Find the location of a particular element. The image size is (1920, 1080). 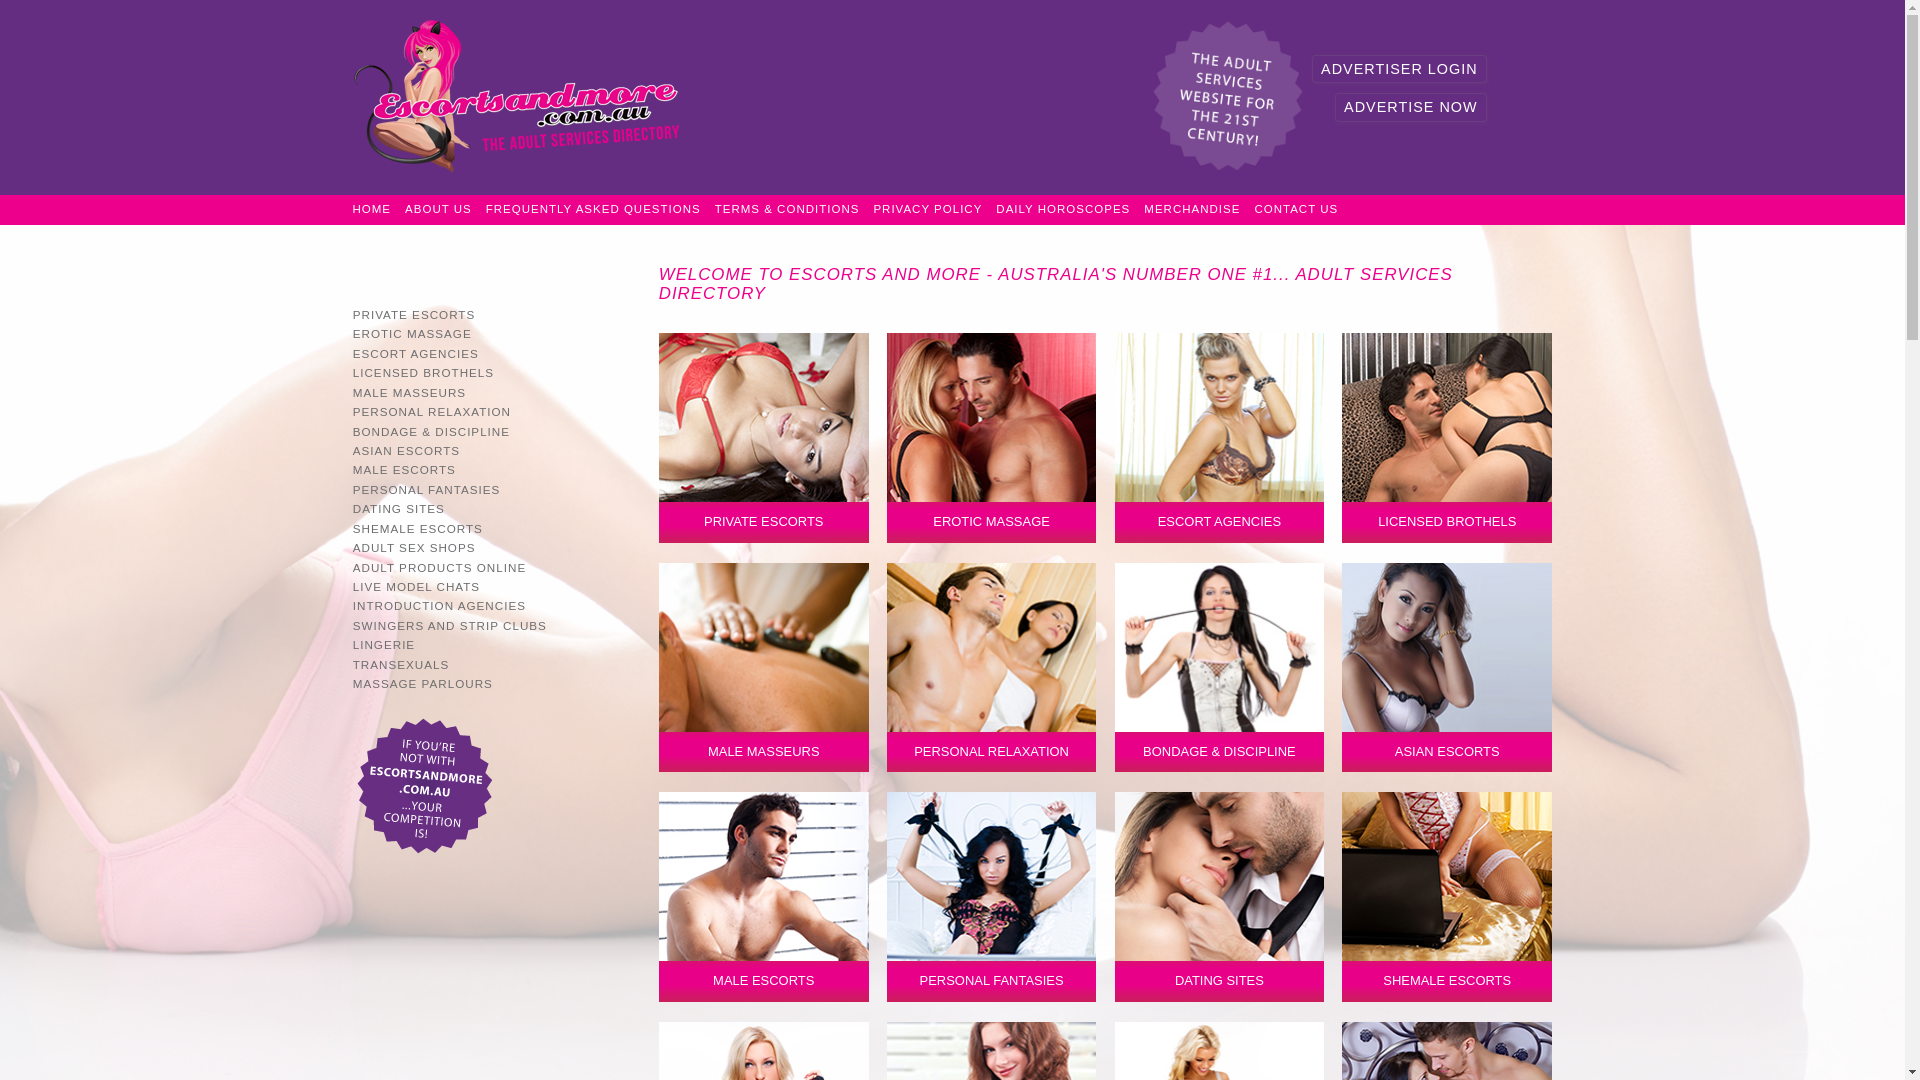

'Male Masseurs' is located at coordinates (762, 667).